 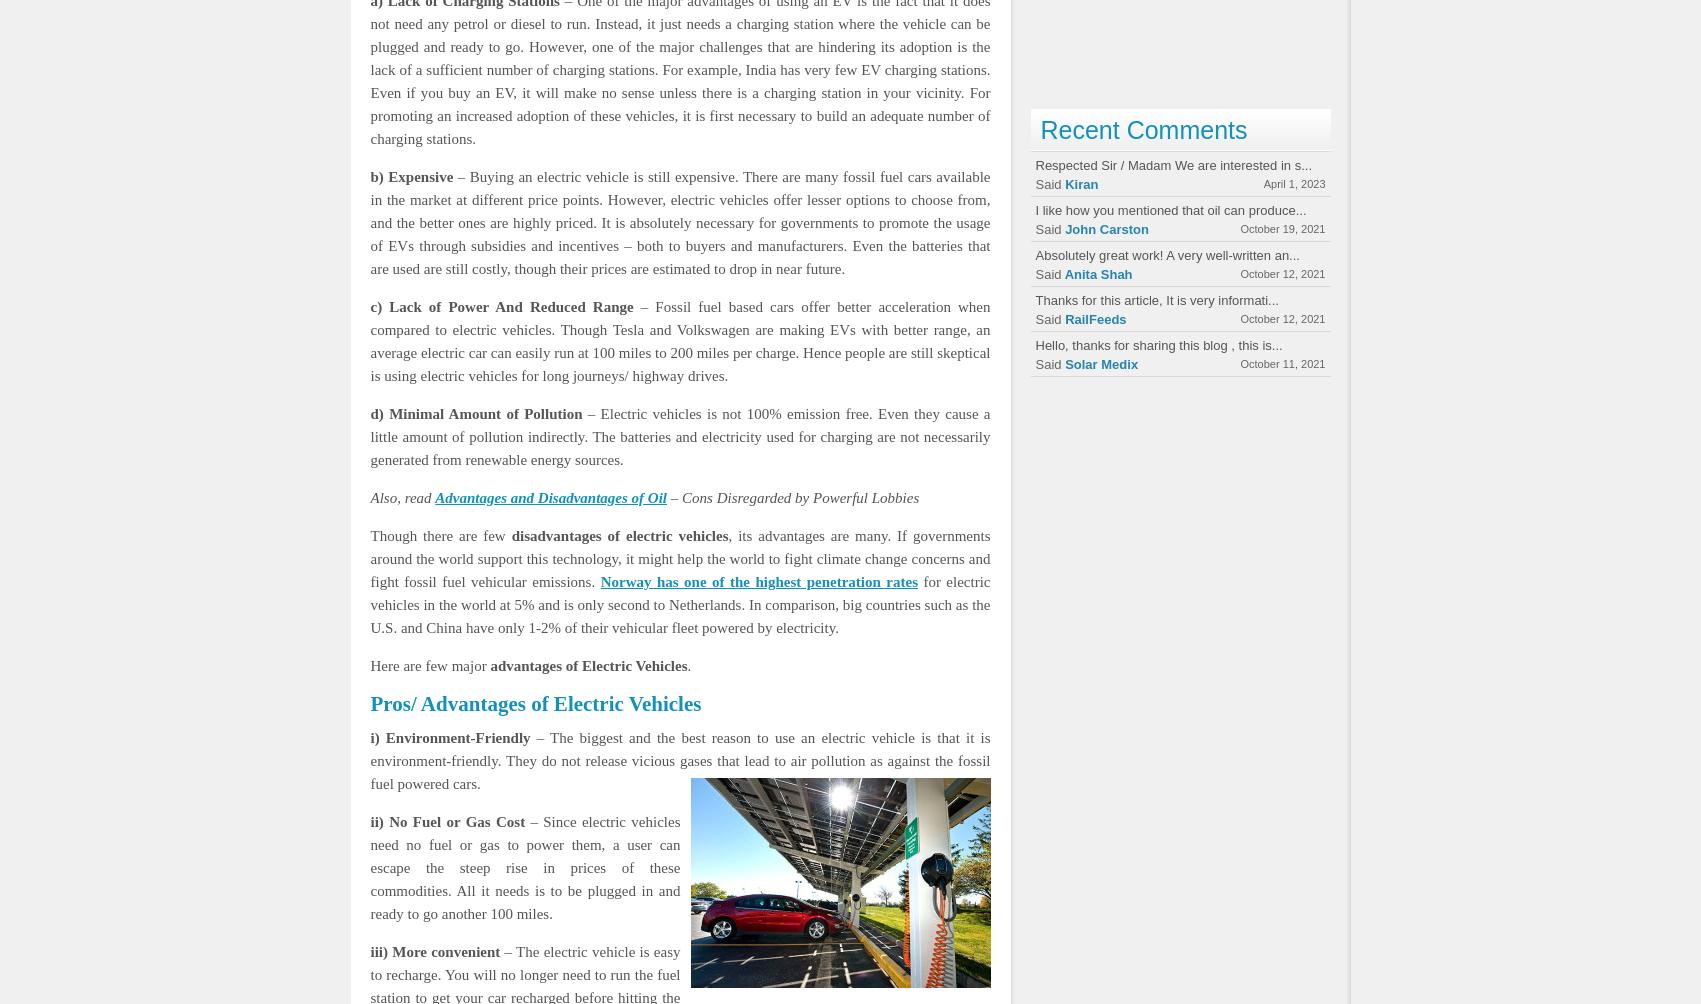 I want to click on 'Pros/ Advantages of Electric Vehicles', so click(x=535, y=703).